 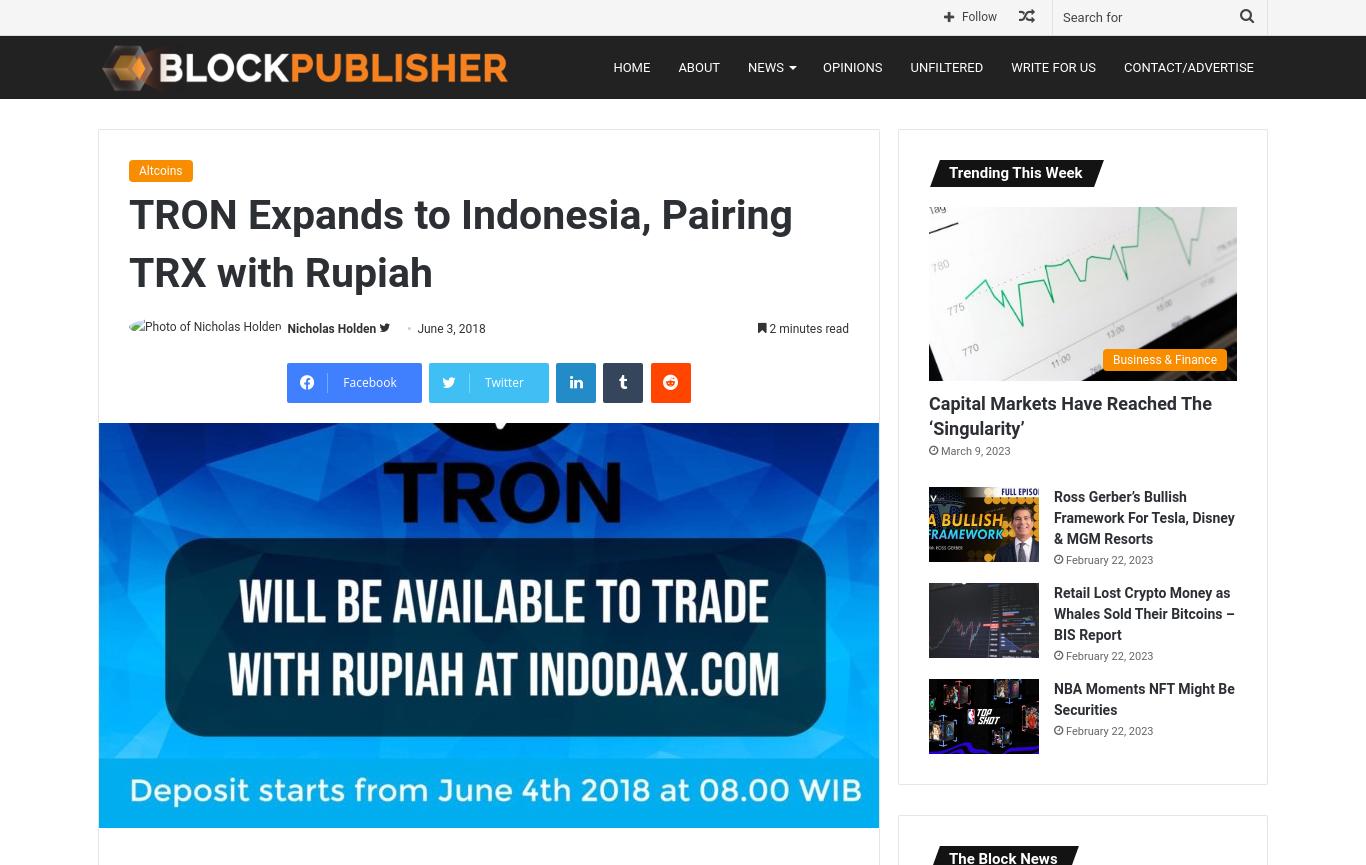 I want to click on 'Nicholas Holden', so click(x=331, y=328).